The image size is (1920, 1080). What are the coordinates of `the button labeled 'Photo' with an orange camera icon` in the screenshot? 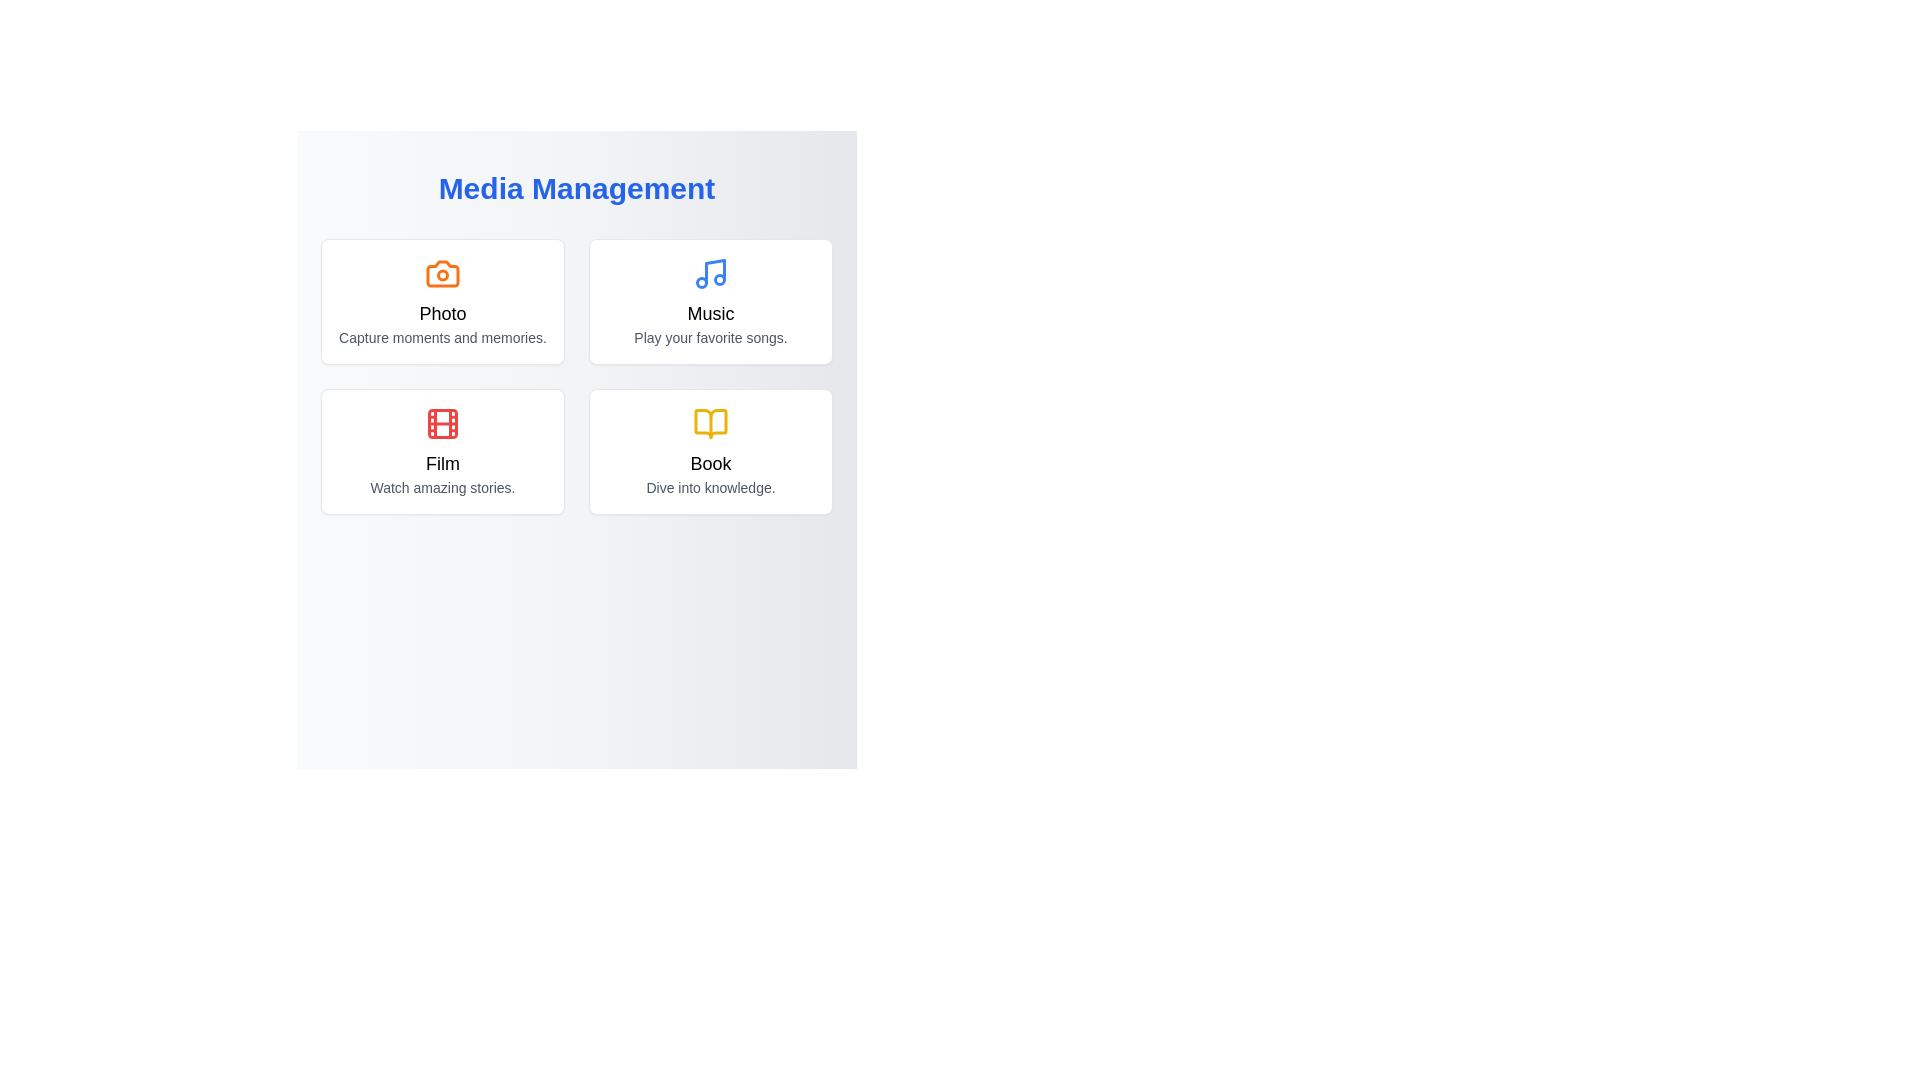 It's located at (441, 301).